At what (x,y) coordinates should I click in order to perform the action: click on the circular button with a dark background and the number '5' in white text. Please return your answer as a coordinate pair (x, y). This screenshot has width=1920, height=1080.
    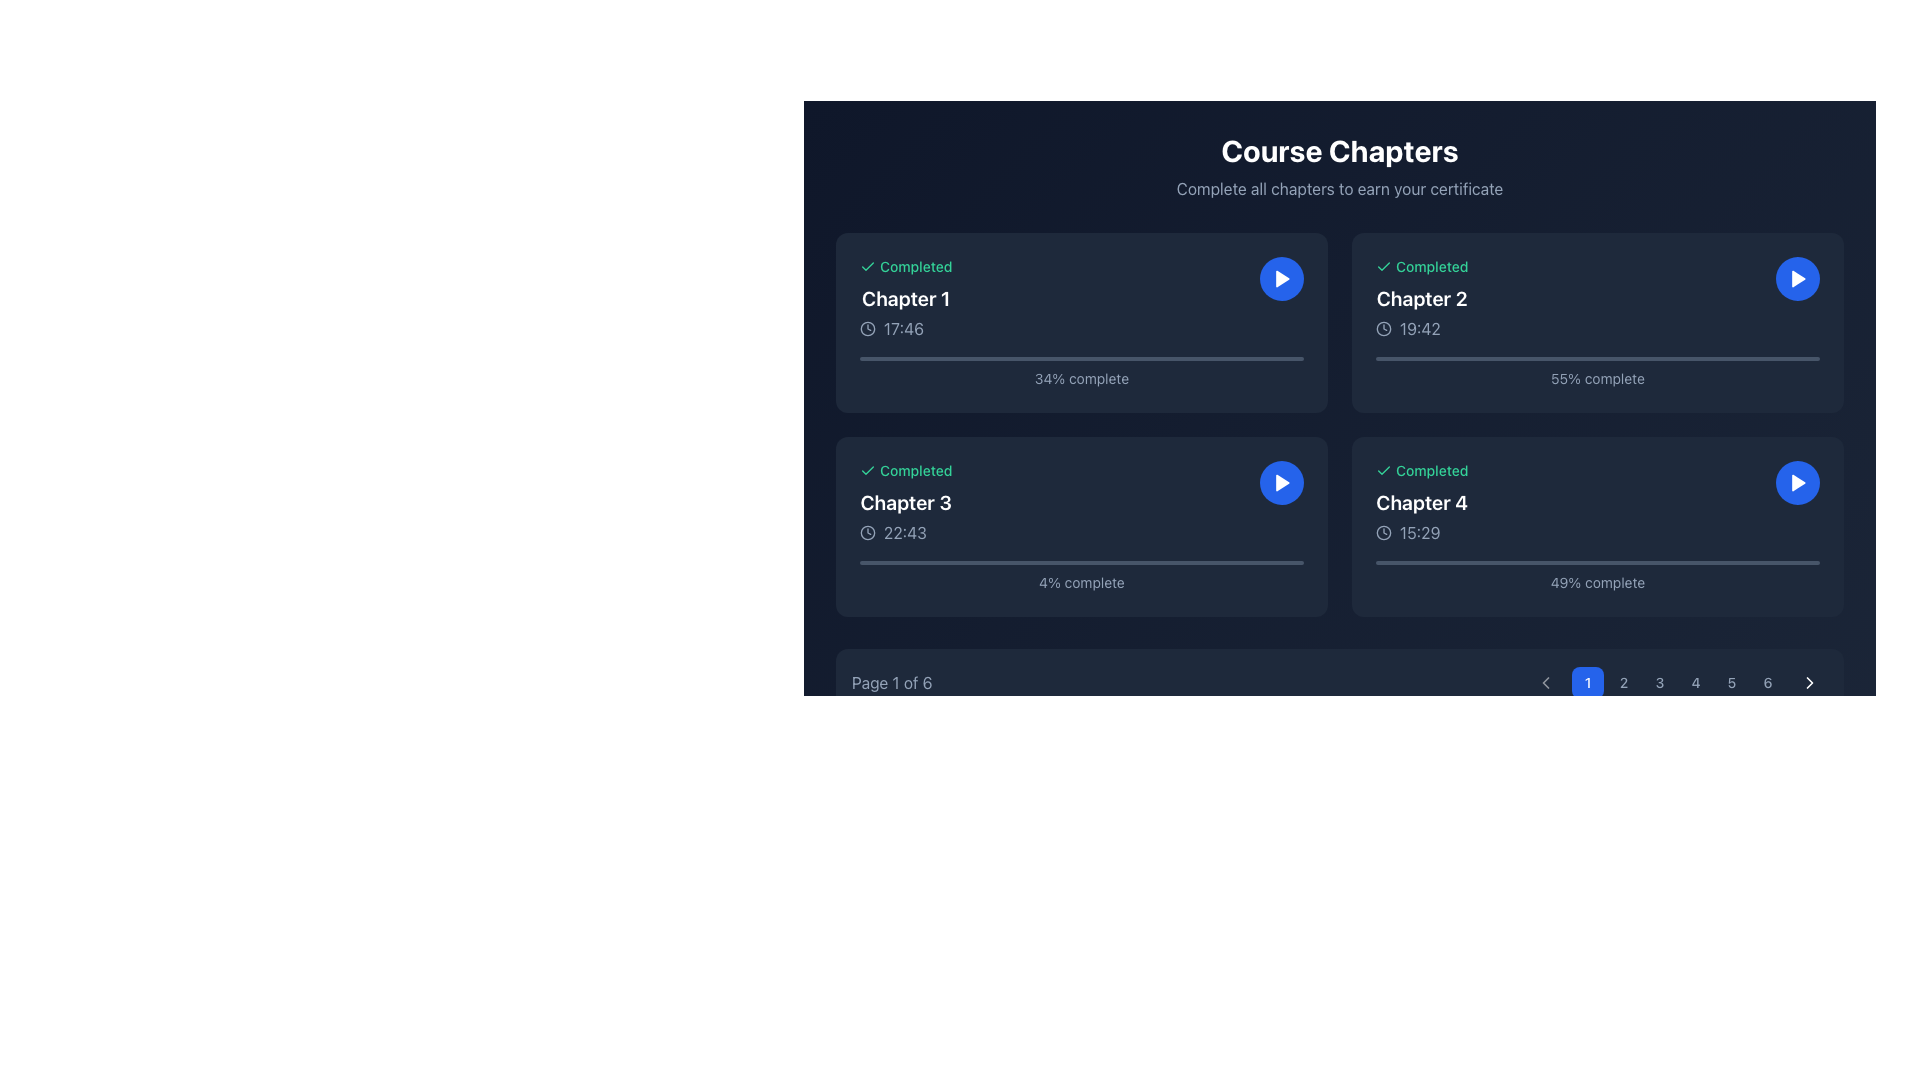
    Looking at the image, I should click on (1731, 681).